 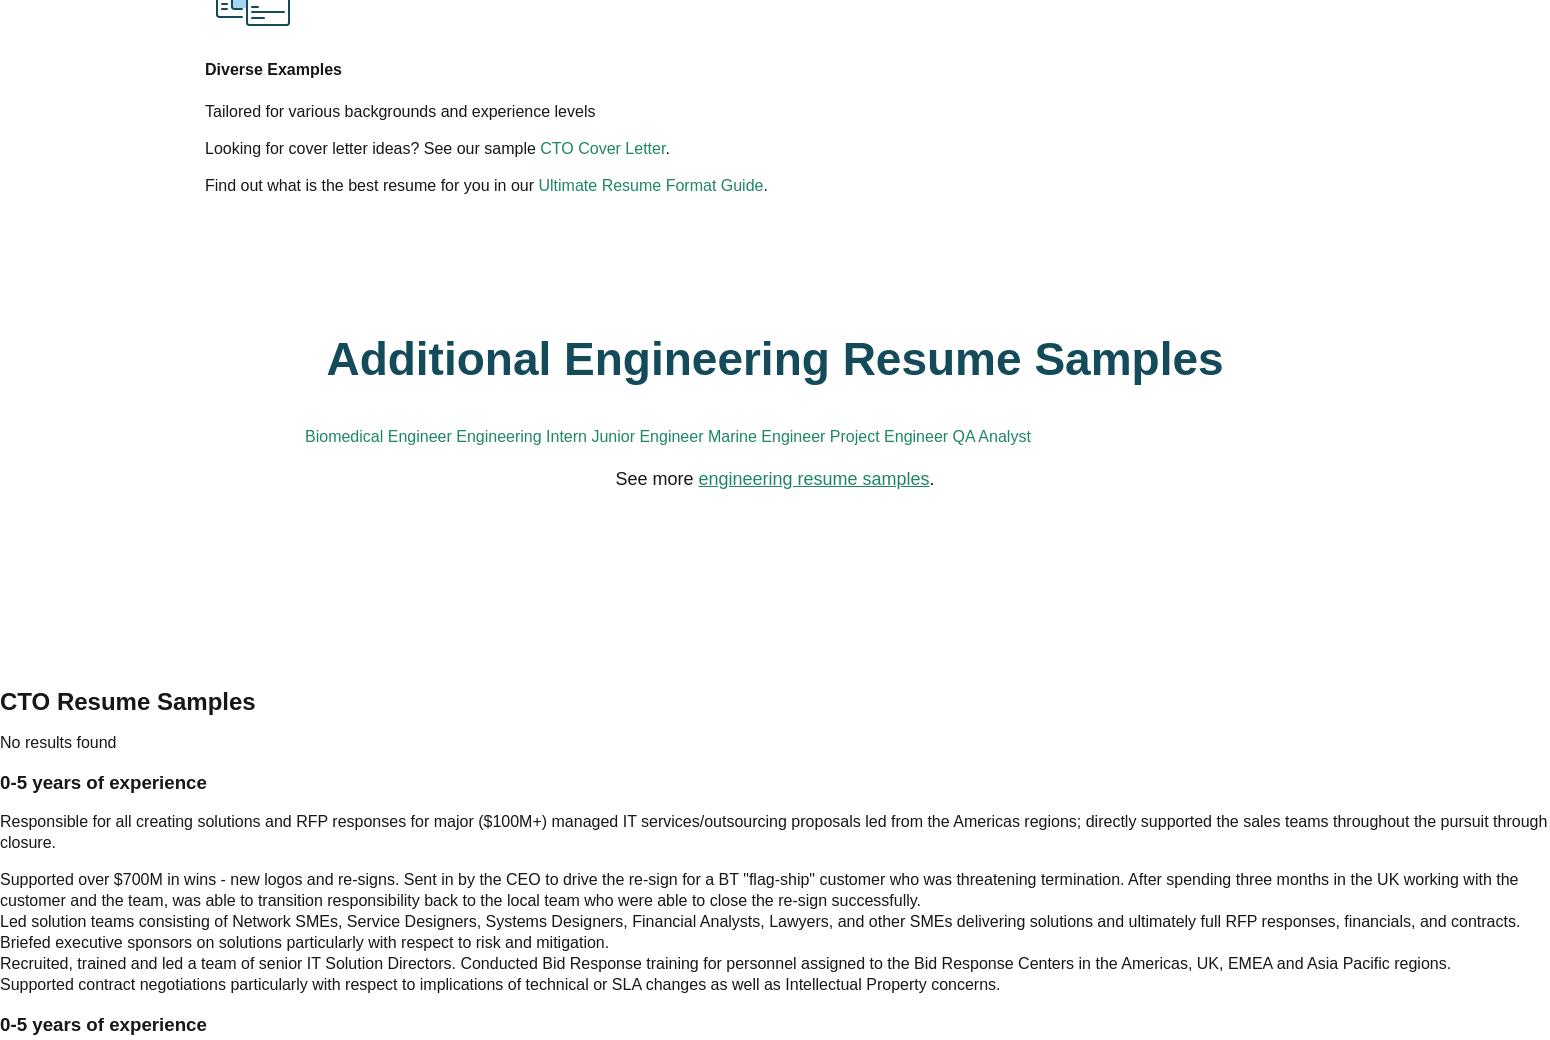 What do you see at coordinates (883, 296) in the screenshot?
I see `'Junior Engineer'` at bounding box center [883, 296].